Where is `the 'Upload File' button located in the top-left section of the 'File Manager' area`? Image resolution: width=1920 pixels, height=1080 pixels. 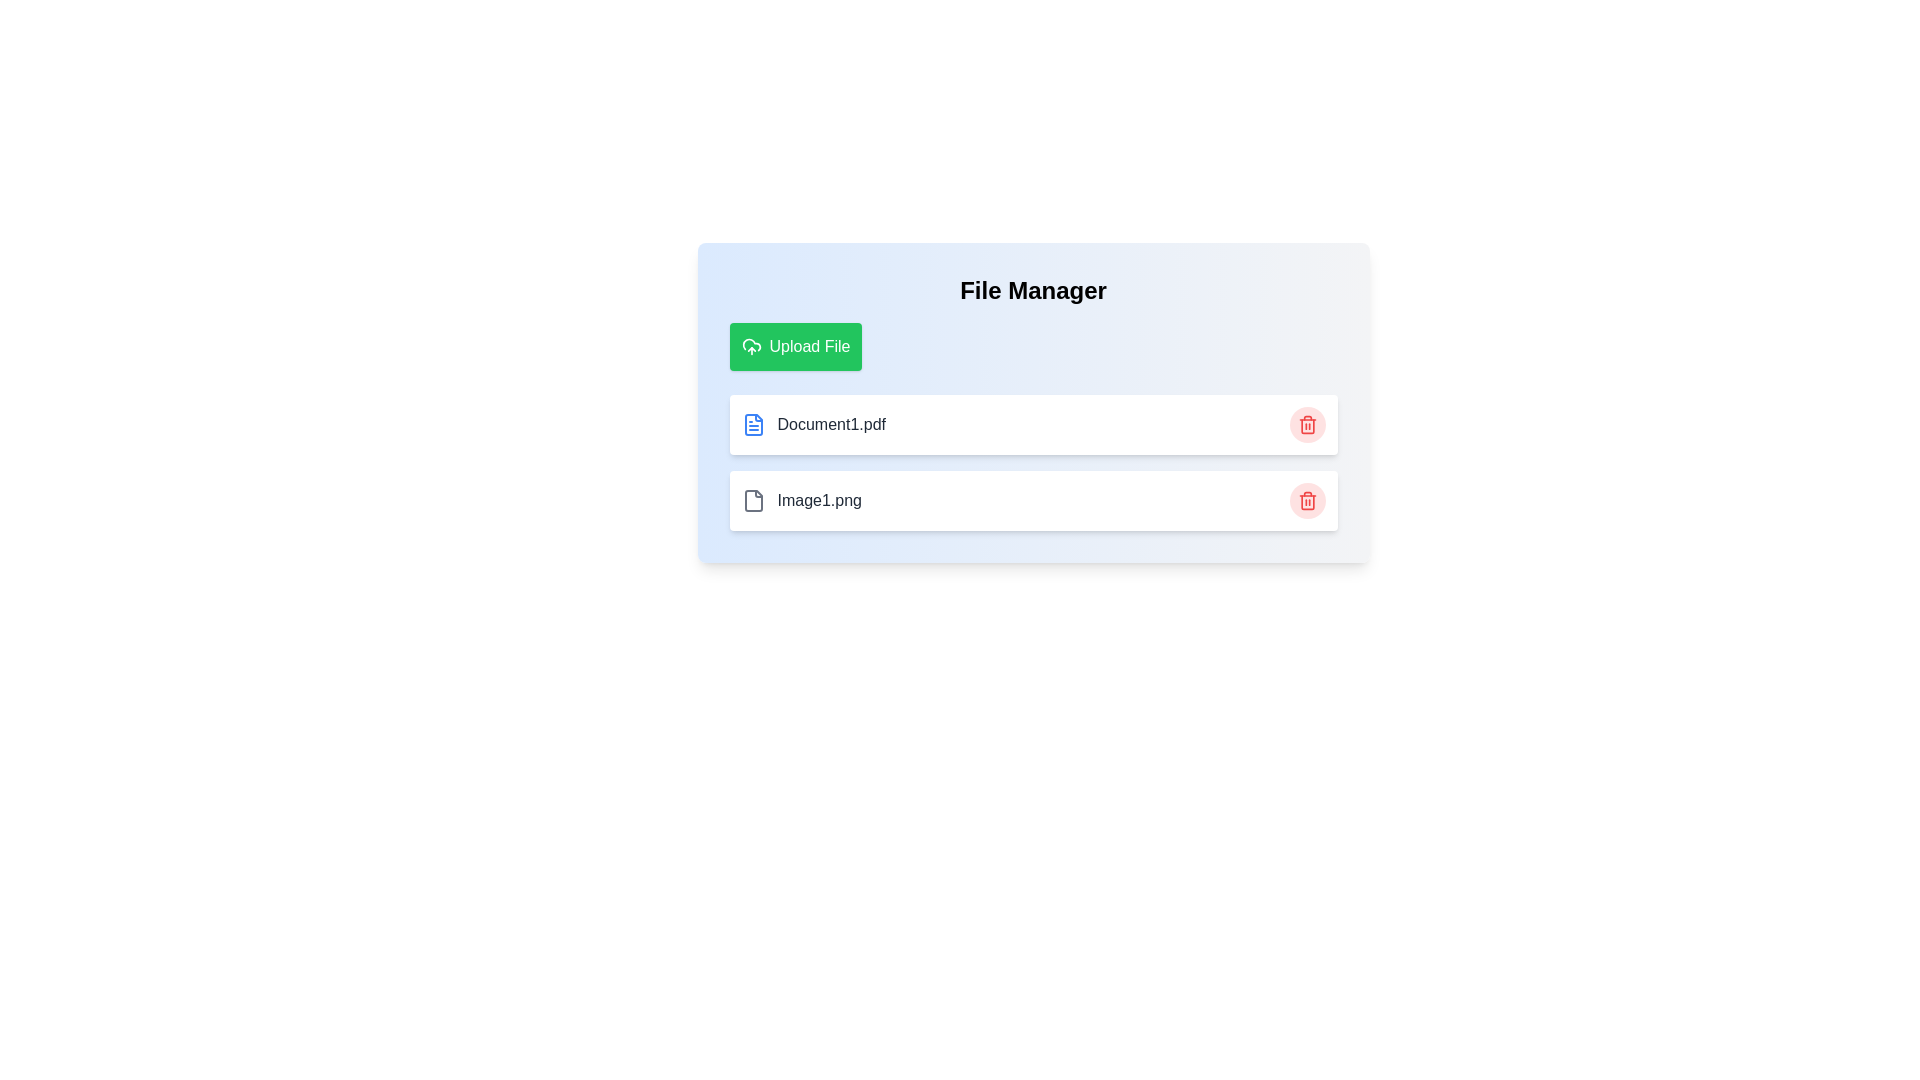 the 'Upload File' button located in the top-left section of the 'File Manager' area is located at coordinates (750, 346).